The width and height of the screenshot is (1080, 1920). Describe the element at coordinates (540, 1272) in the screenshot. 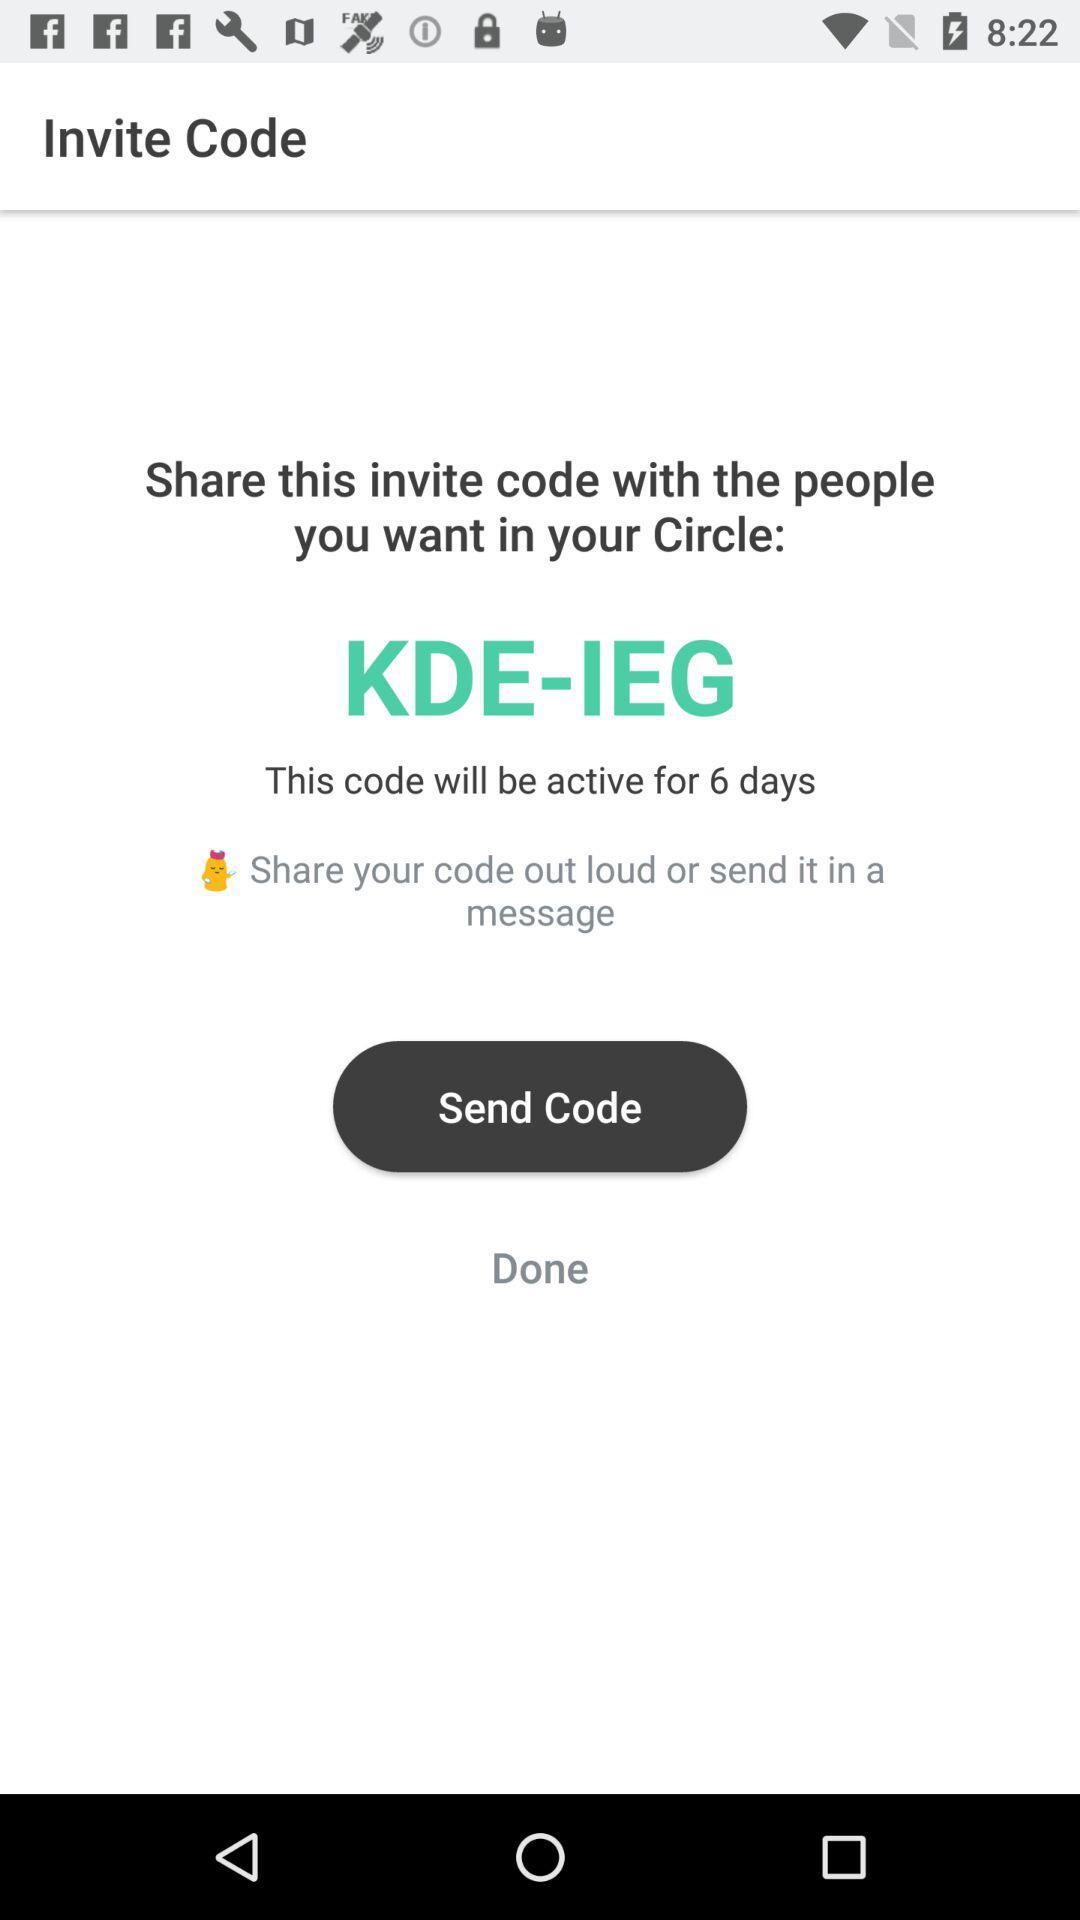

I see `icon below the send code item` at that location.